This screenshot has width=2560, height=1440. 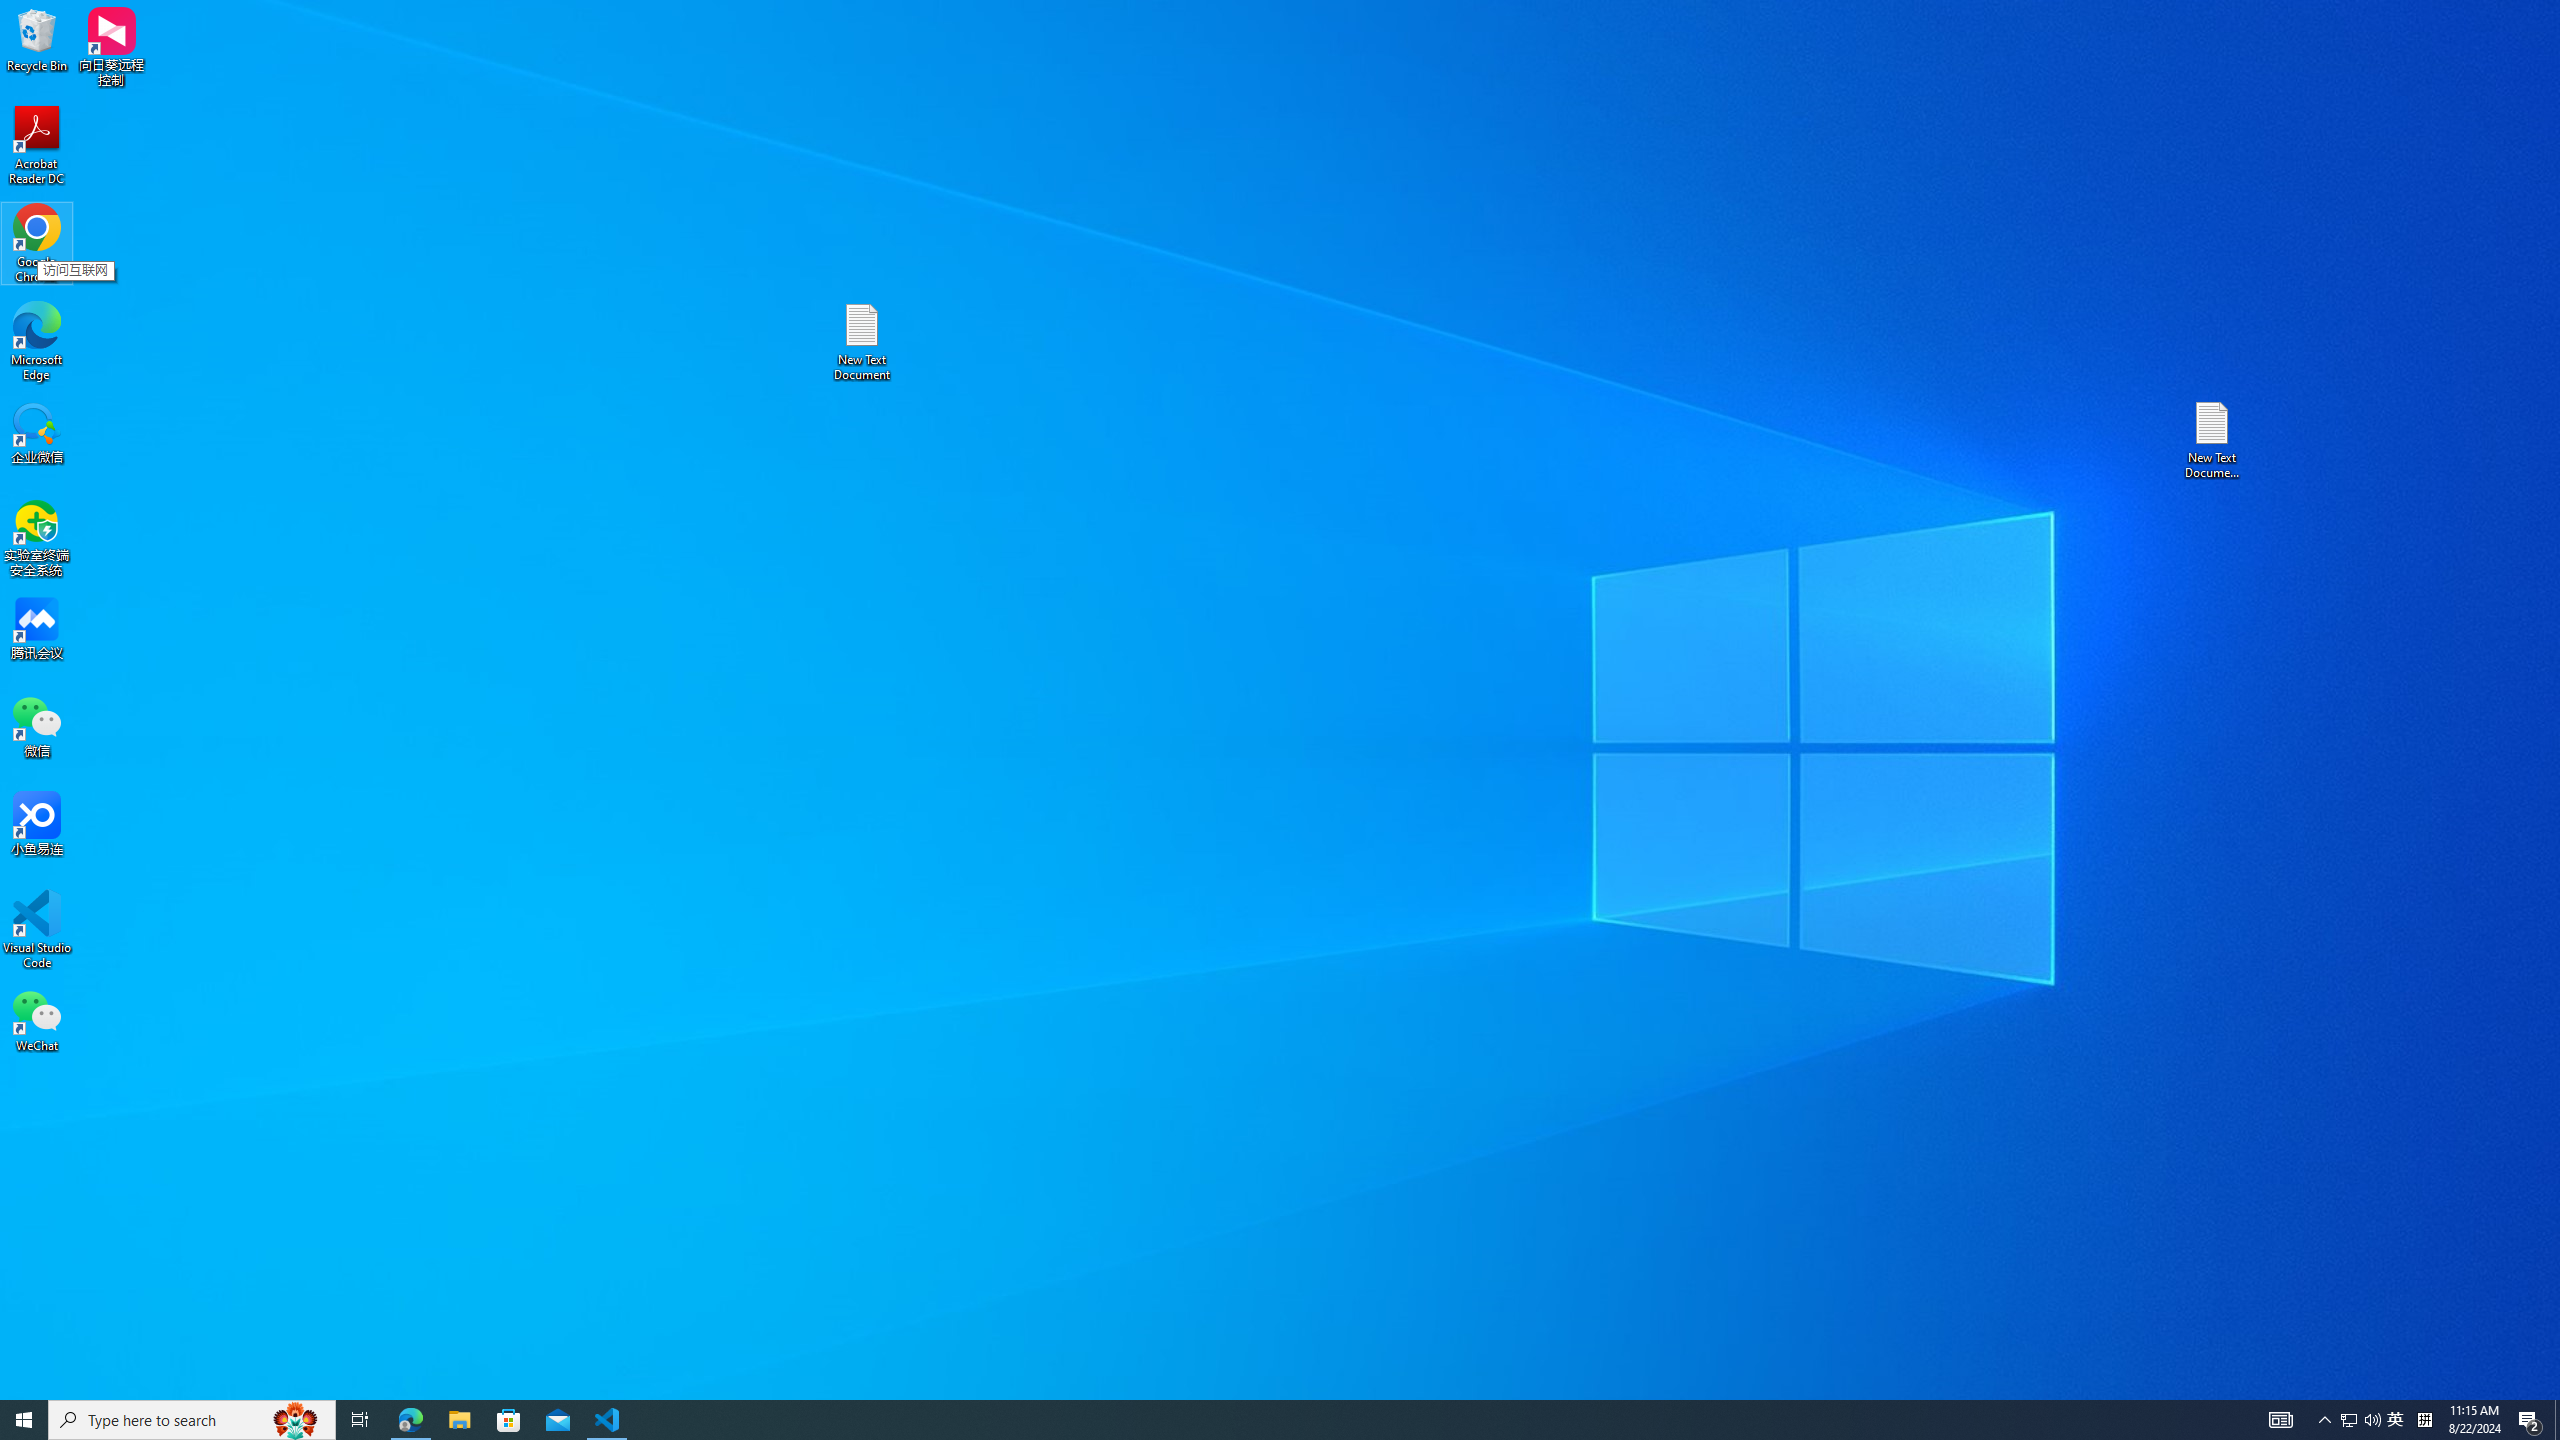 What do you see at coordinates (2213, 438) in the screenshot?
I see `'New Text Document (2)'` at bounding box center [2213, 438].